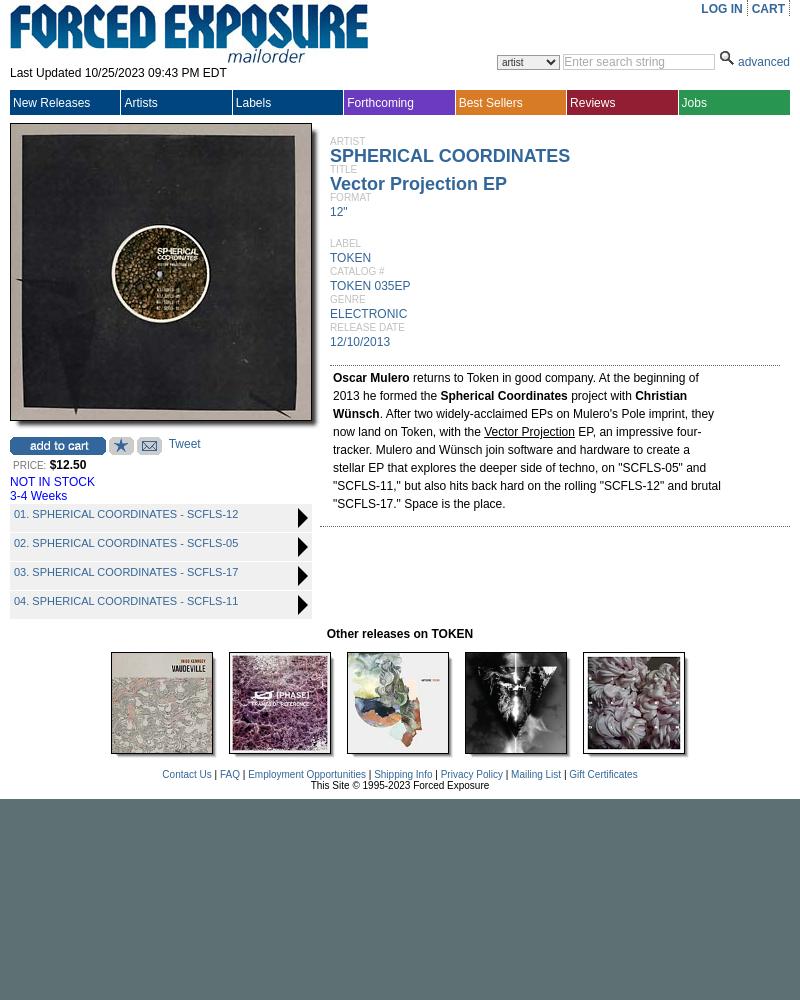  I want to click on 'Labels', so click(252, 101).